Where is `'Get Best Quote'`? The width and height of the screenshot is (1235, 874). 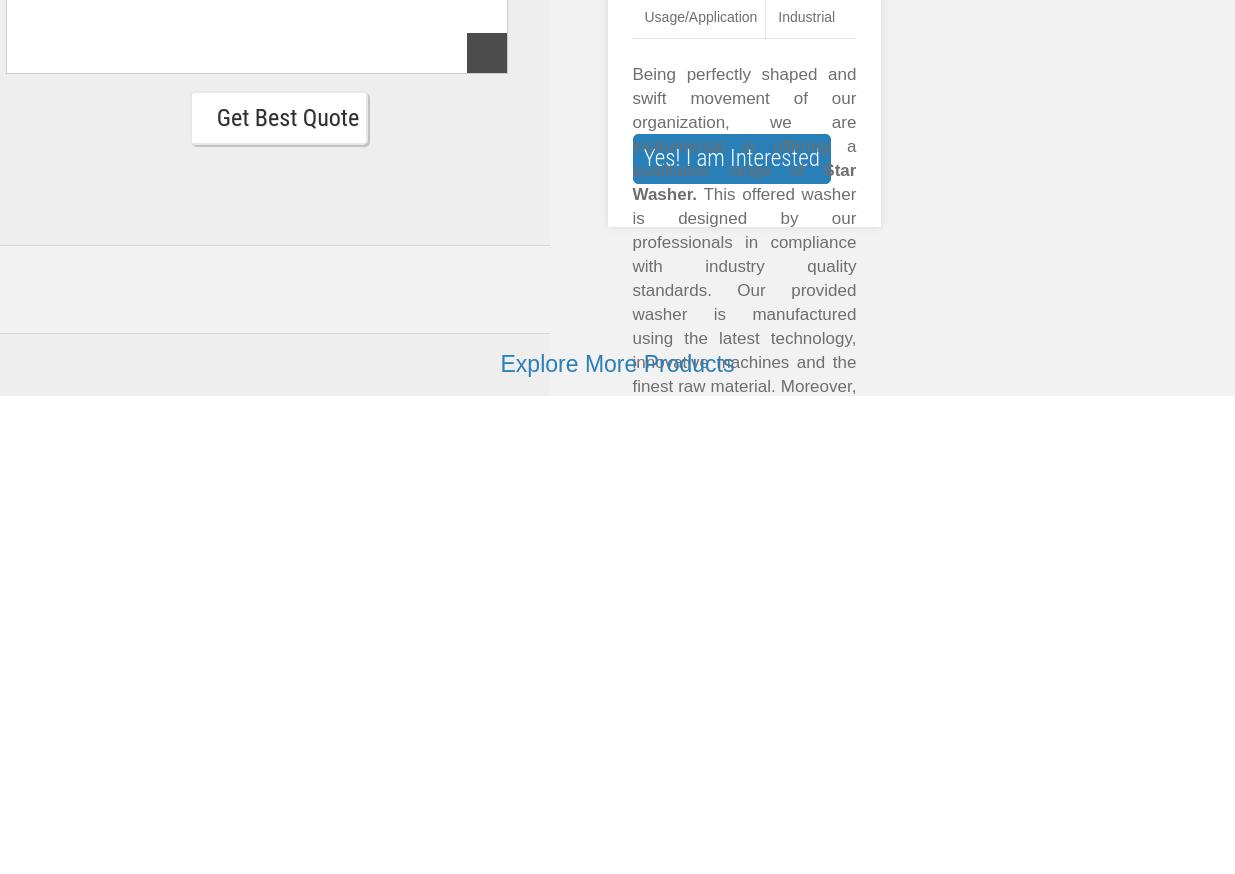
'Get Best Quote' is located at coordinates (587, 826).